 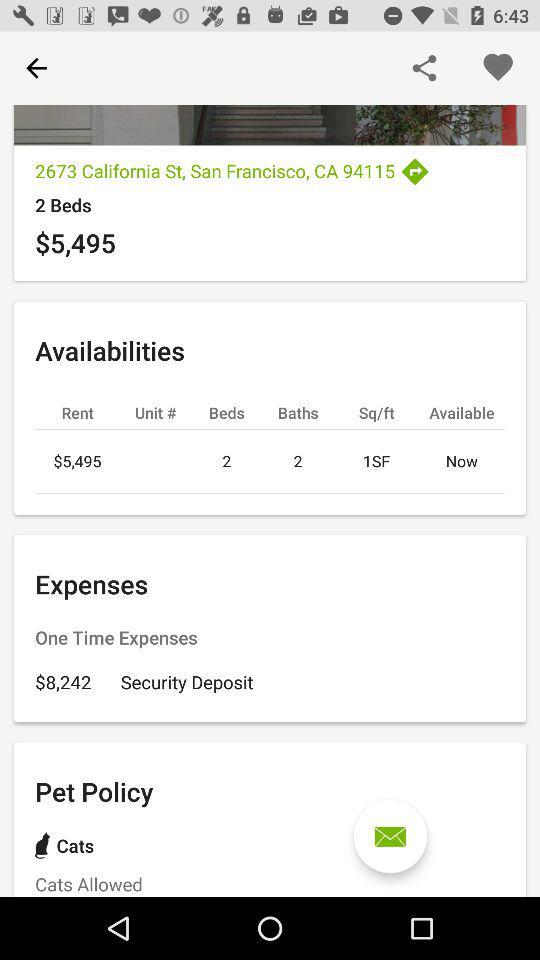 What do you see at coordinates (390, 836) in the screenshot?
I see `item next to pet policy` at bounding box center [390, 836].